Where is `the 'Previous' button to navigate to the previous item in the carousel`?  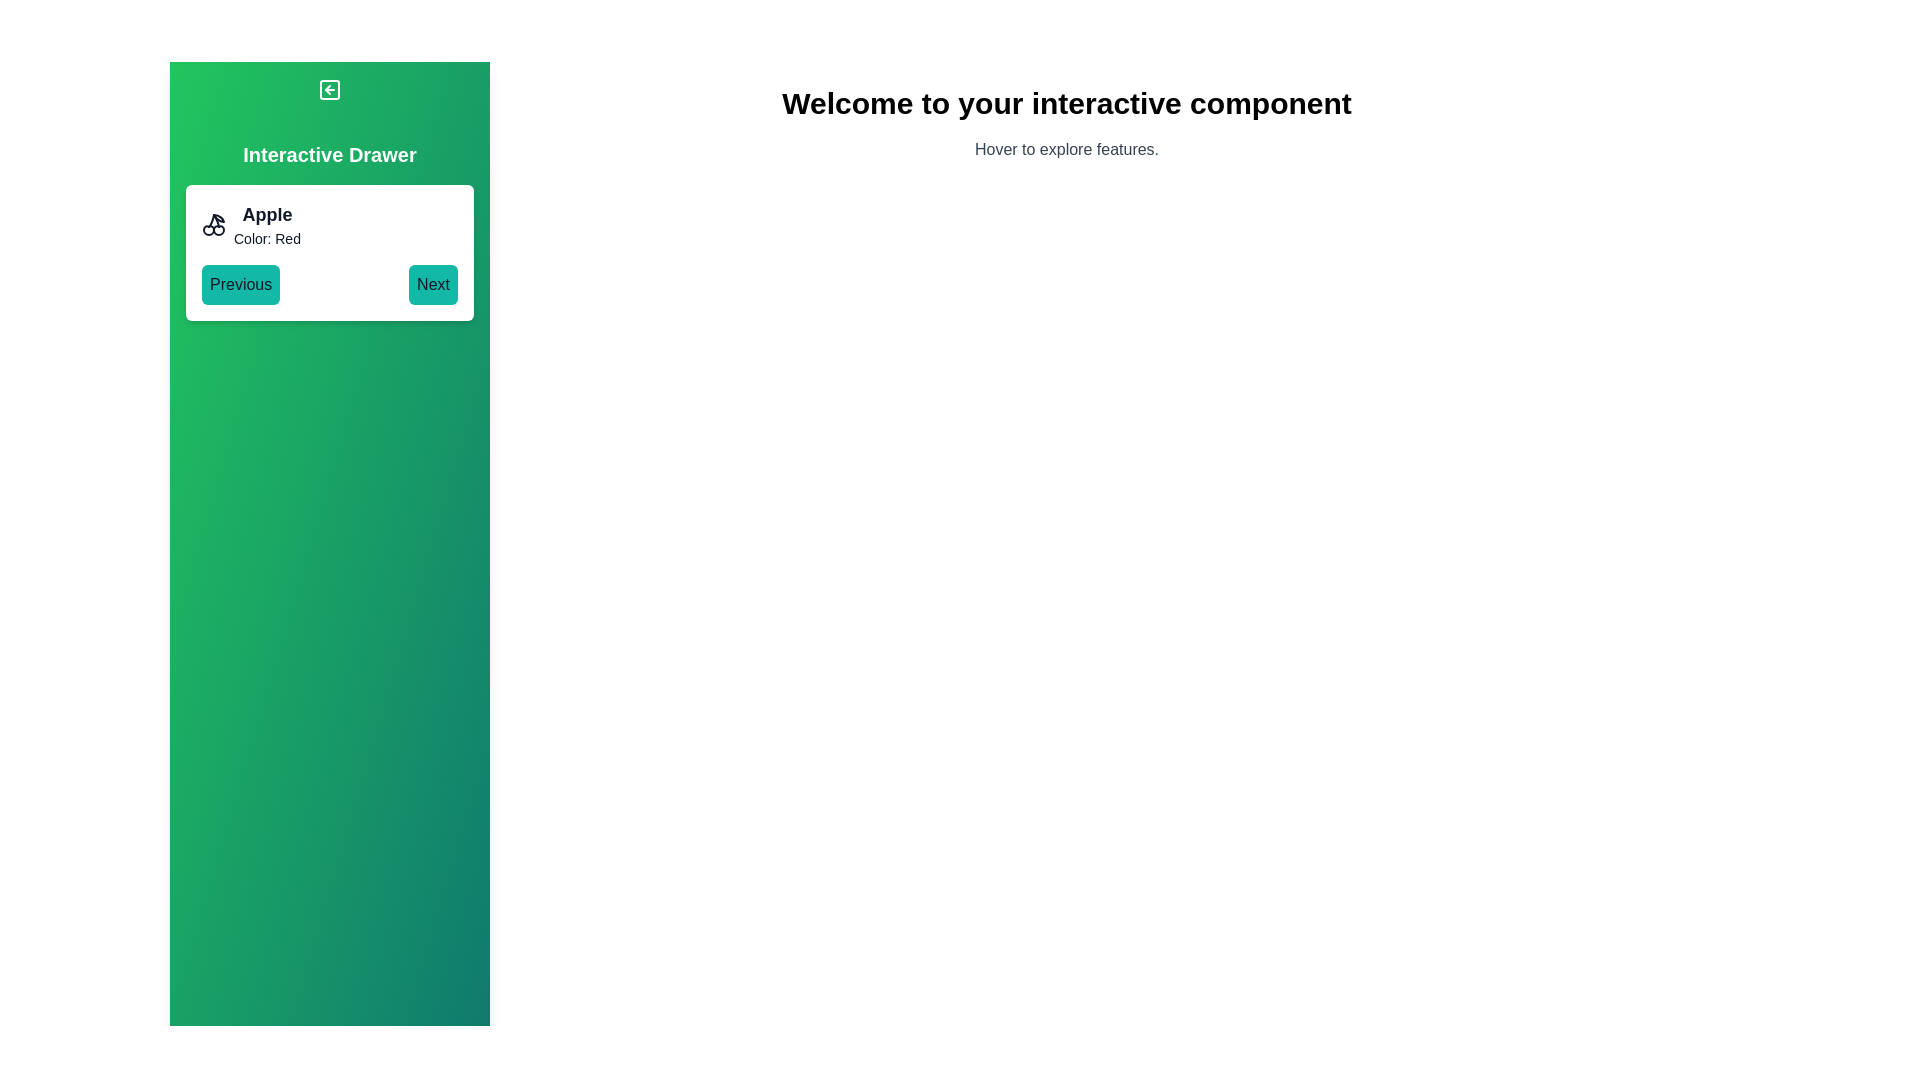 the 'Previous' button to navigate to the previous item in the carousel is located at coordinates (240, 285).